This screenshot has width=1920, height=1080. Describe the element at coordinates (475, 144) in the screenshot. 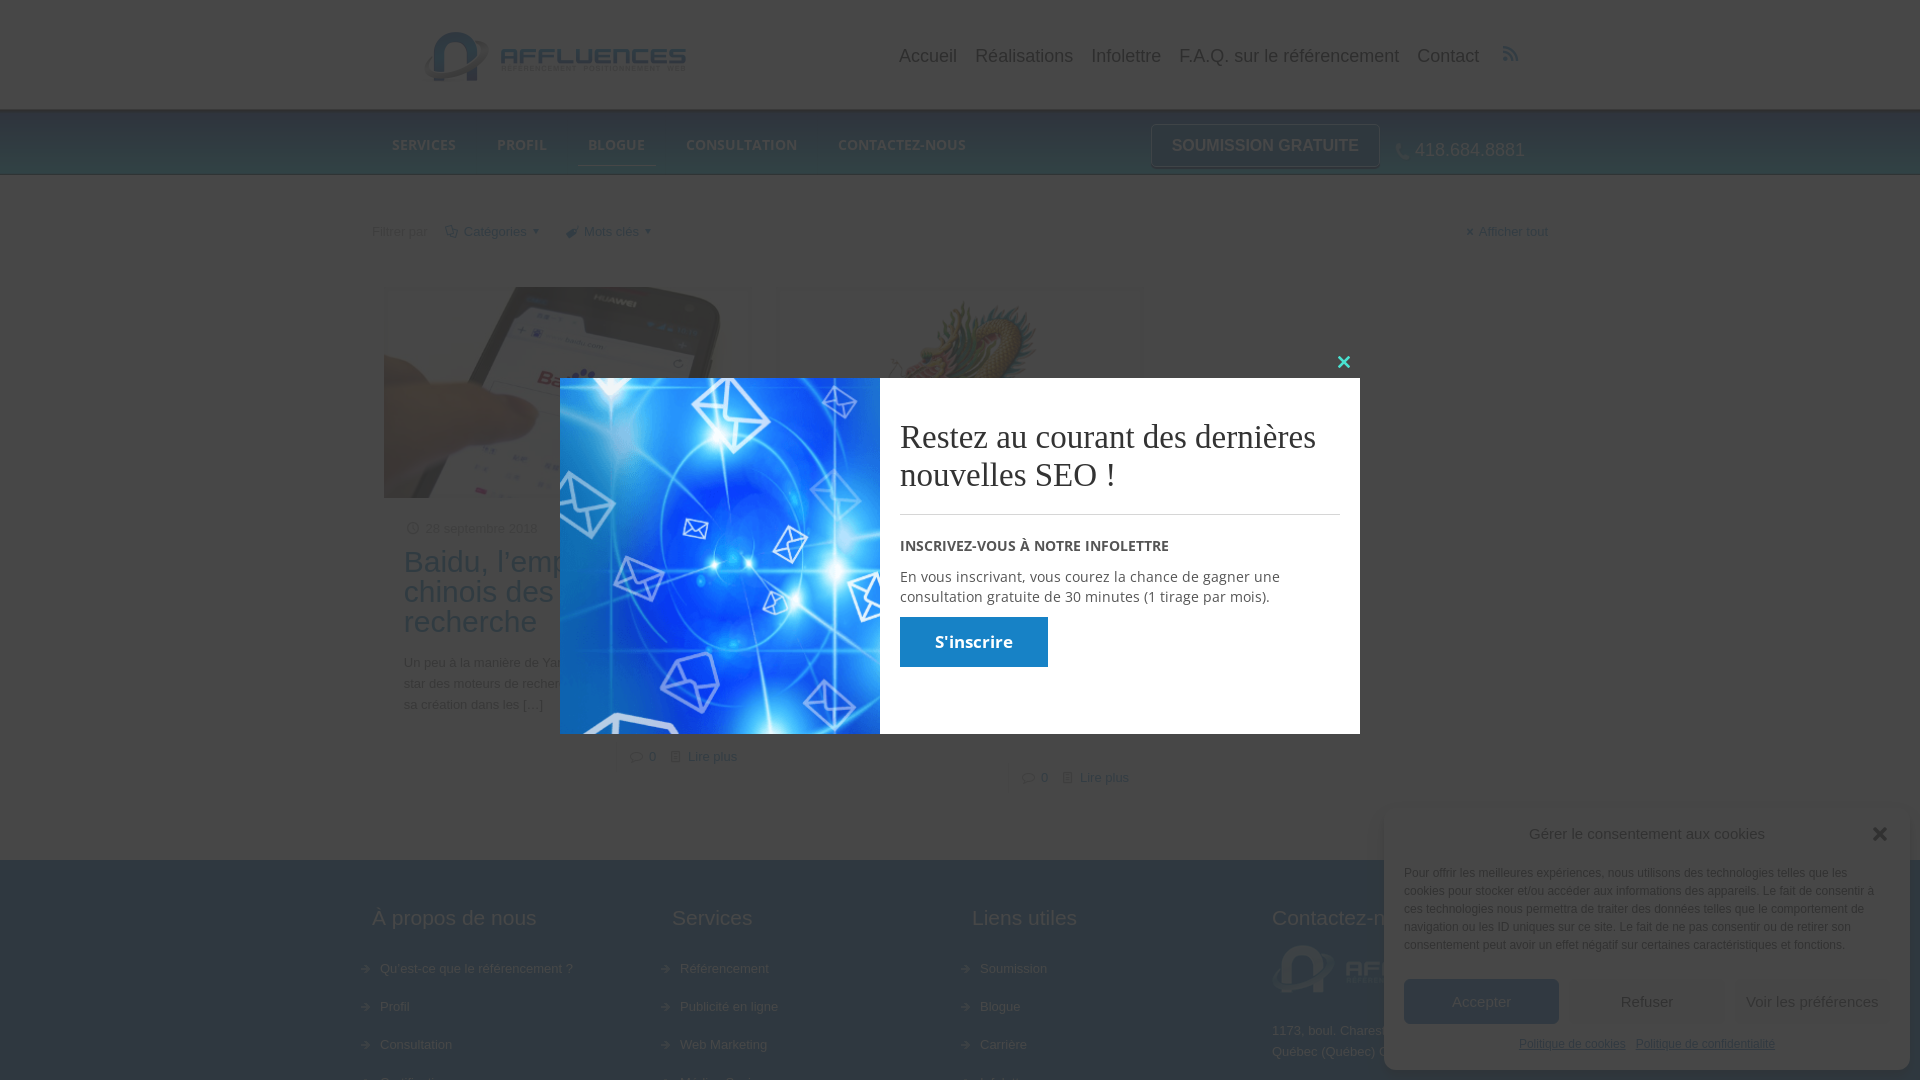

I see `'PROFIL'` at that location.